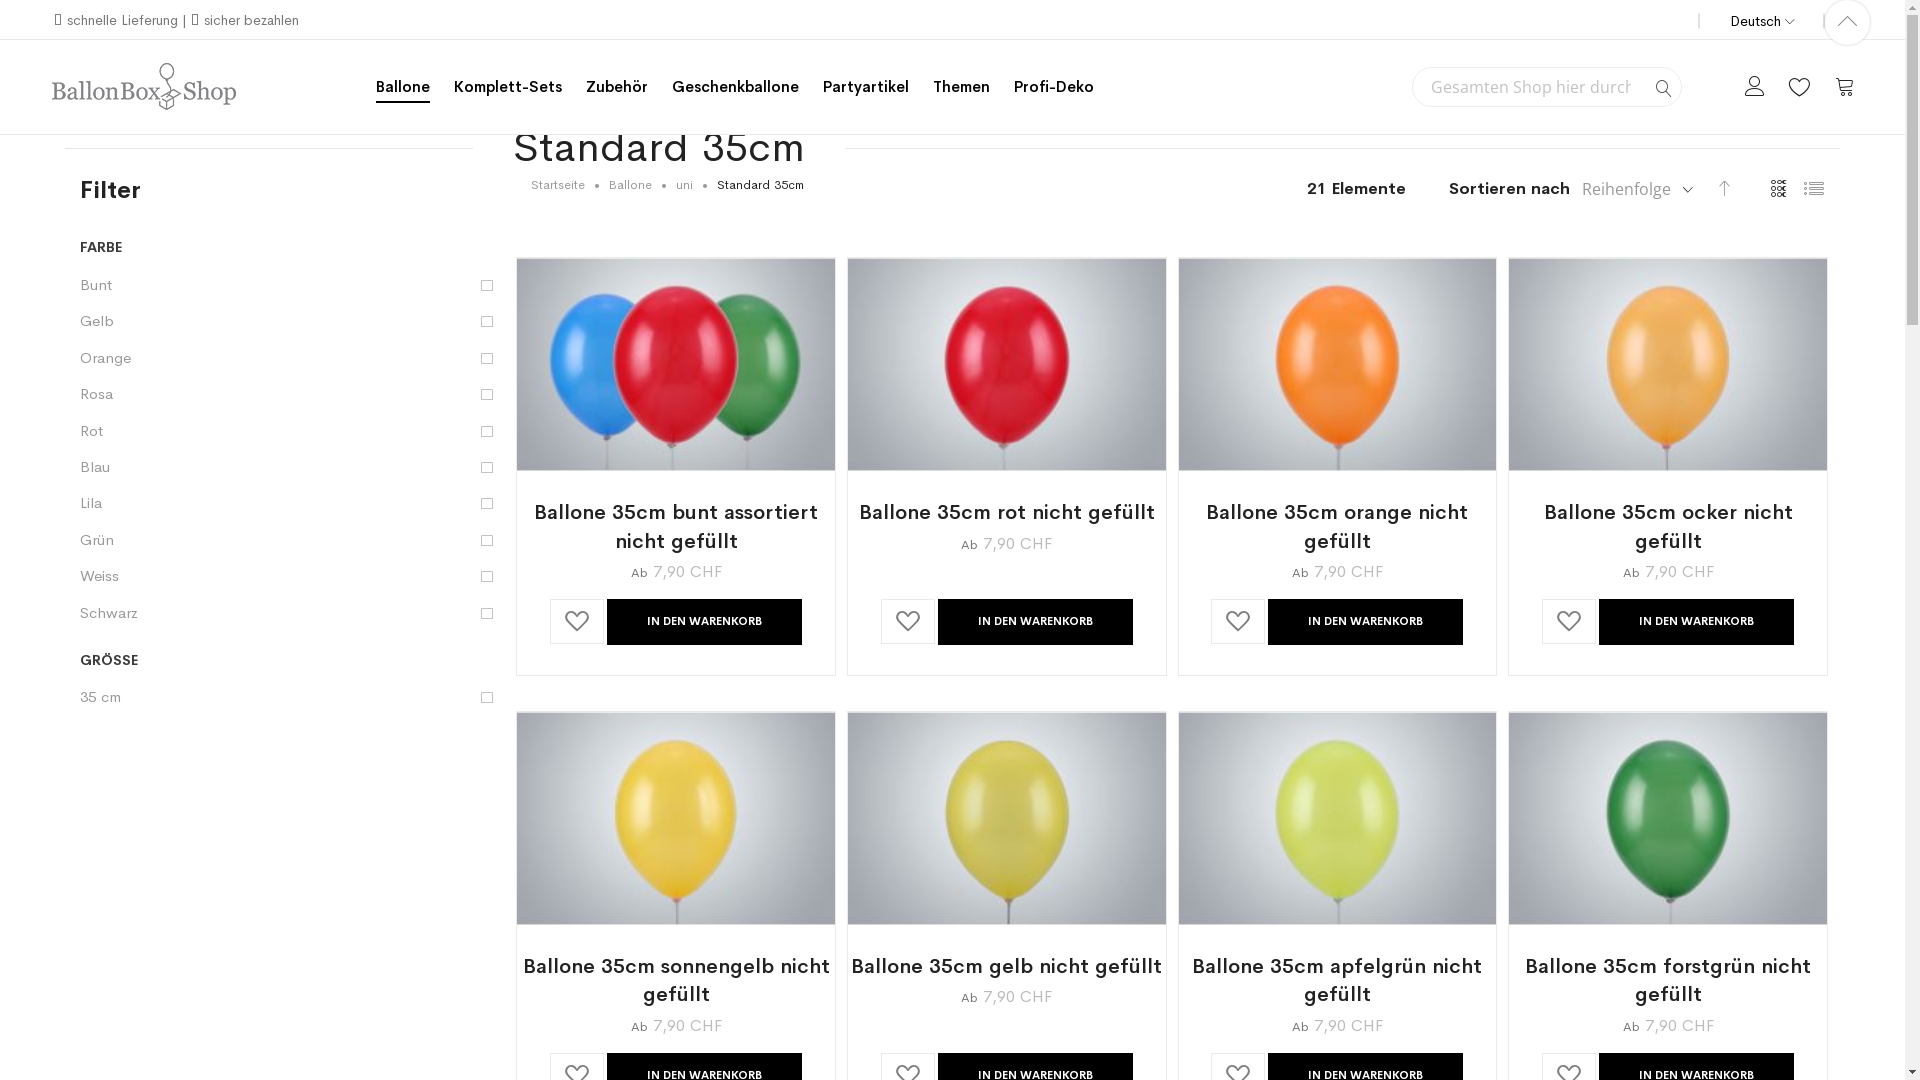  I want to click on 'Suche', so click(1664, 87).